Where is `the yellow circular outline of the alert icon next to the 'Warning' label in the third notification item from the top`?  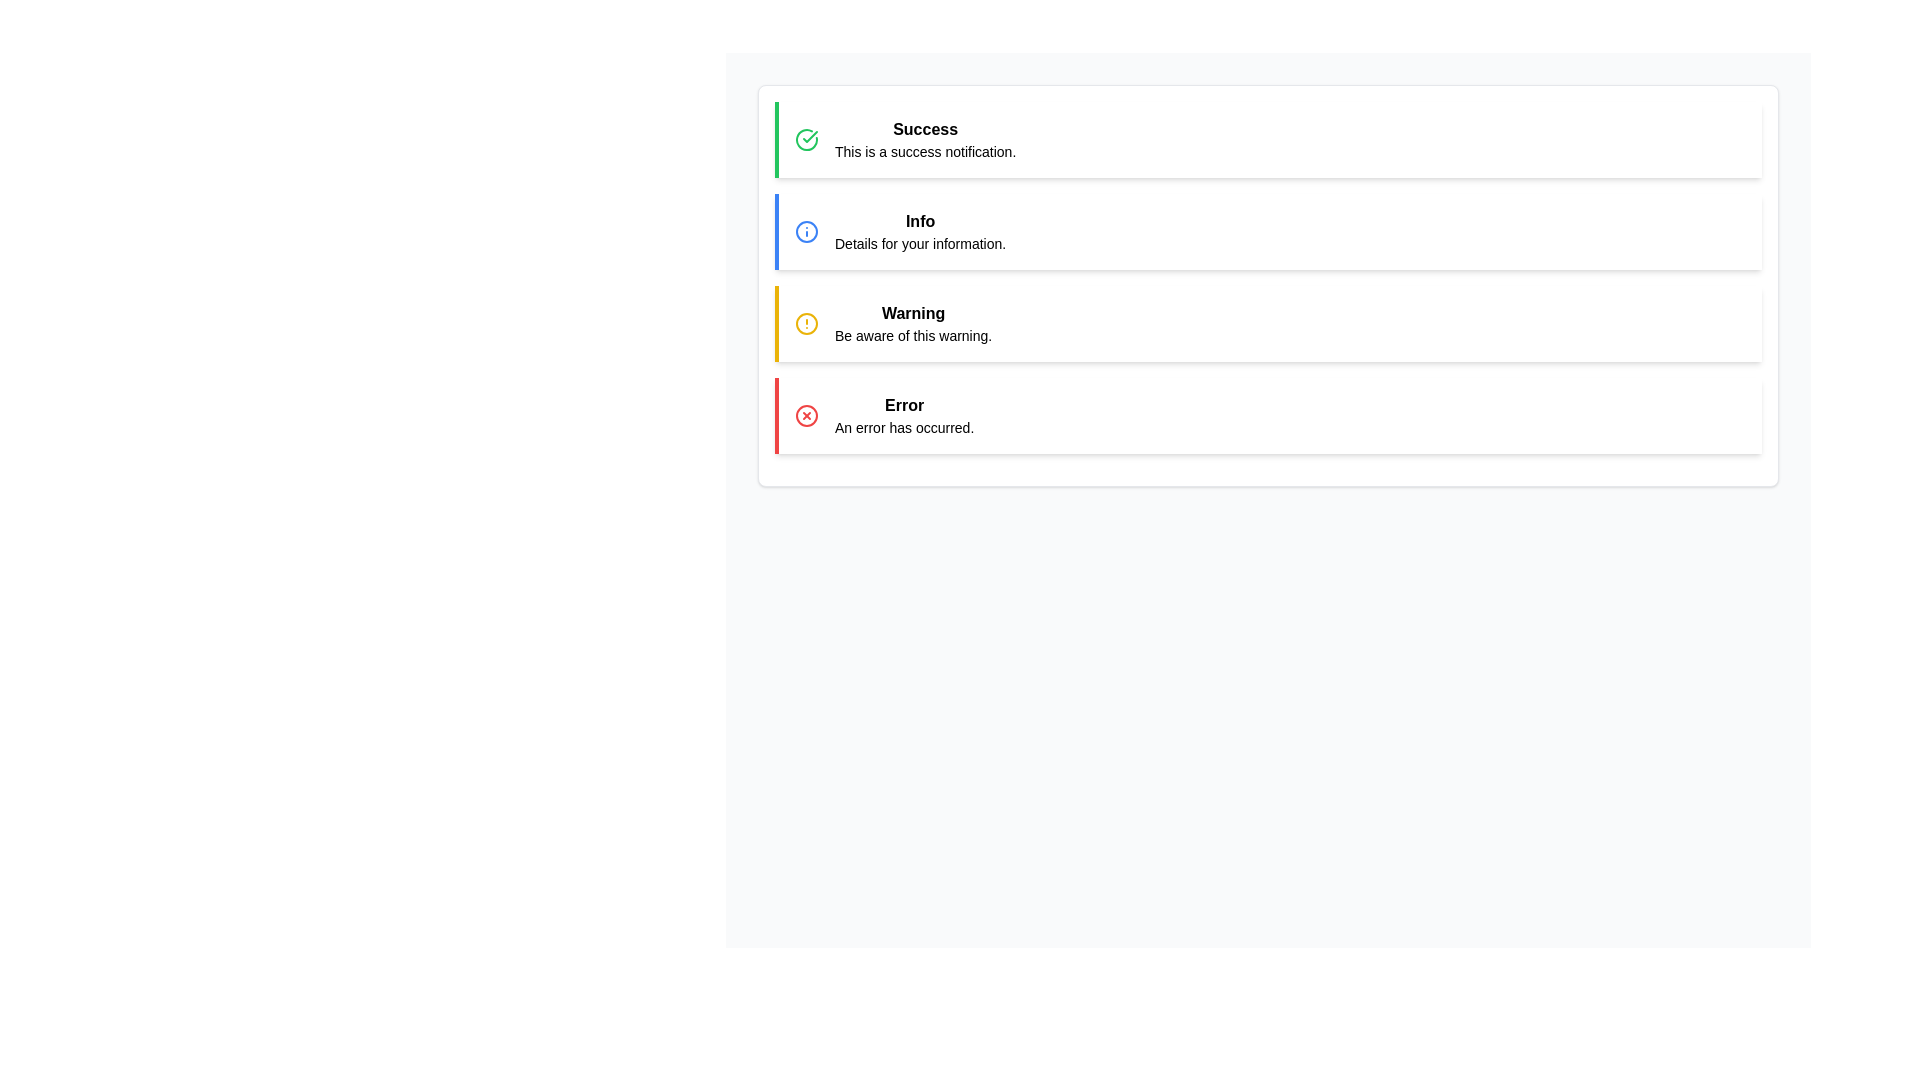 the yellow circular outline of the alert icon next to the 'Warning' label in the third notification item from the top is located at coordinates (806, 323).